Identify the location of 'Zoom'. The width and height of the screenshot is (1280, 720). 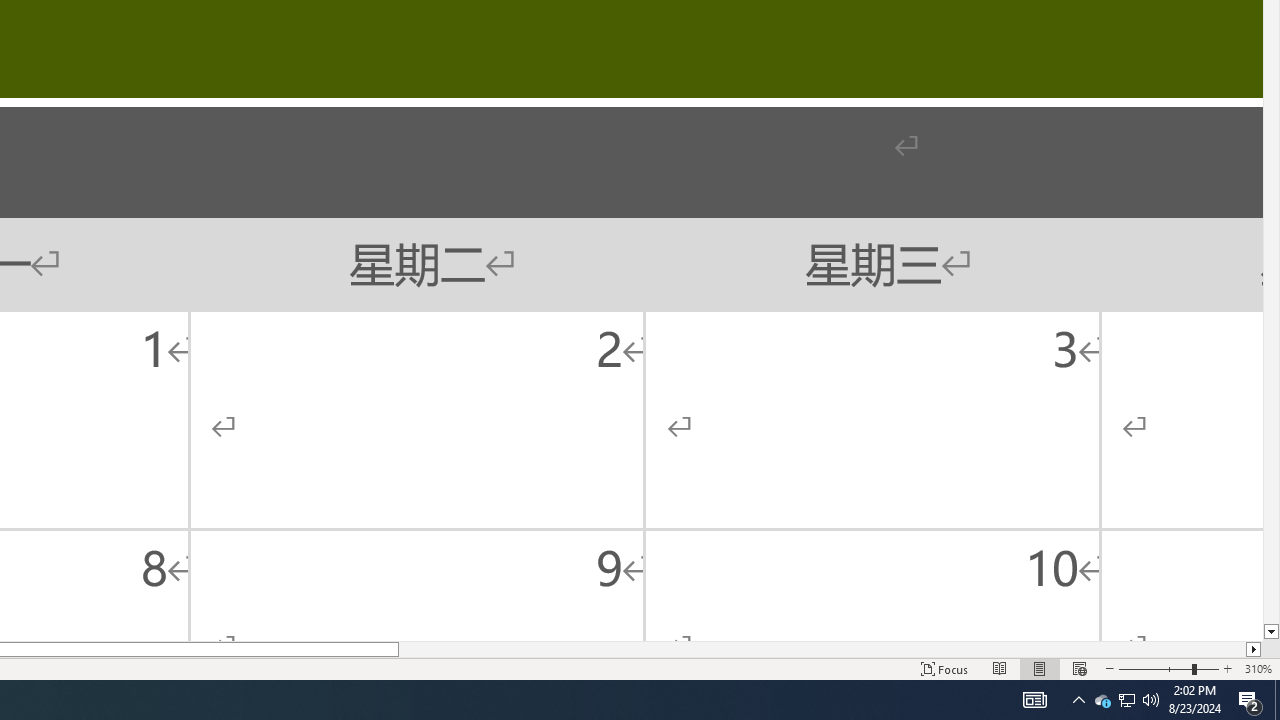
(1168, 669).